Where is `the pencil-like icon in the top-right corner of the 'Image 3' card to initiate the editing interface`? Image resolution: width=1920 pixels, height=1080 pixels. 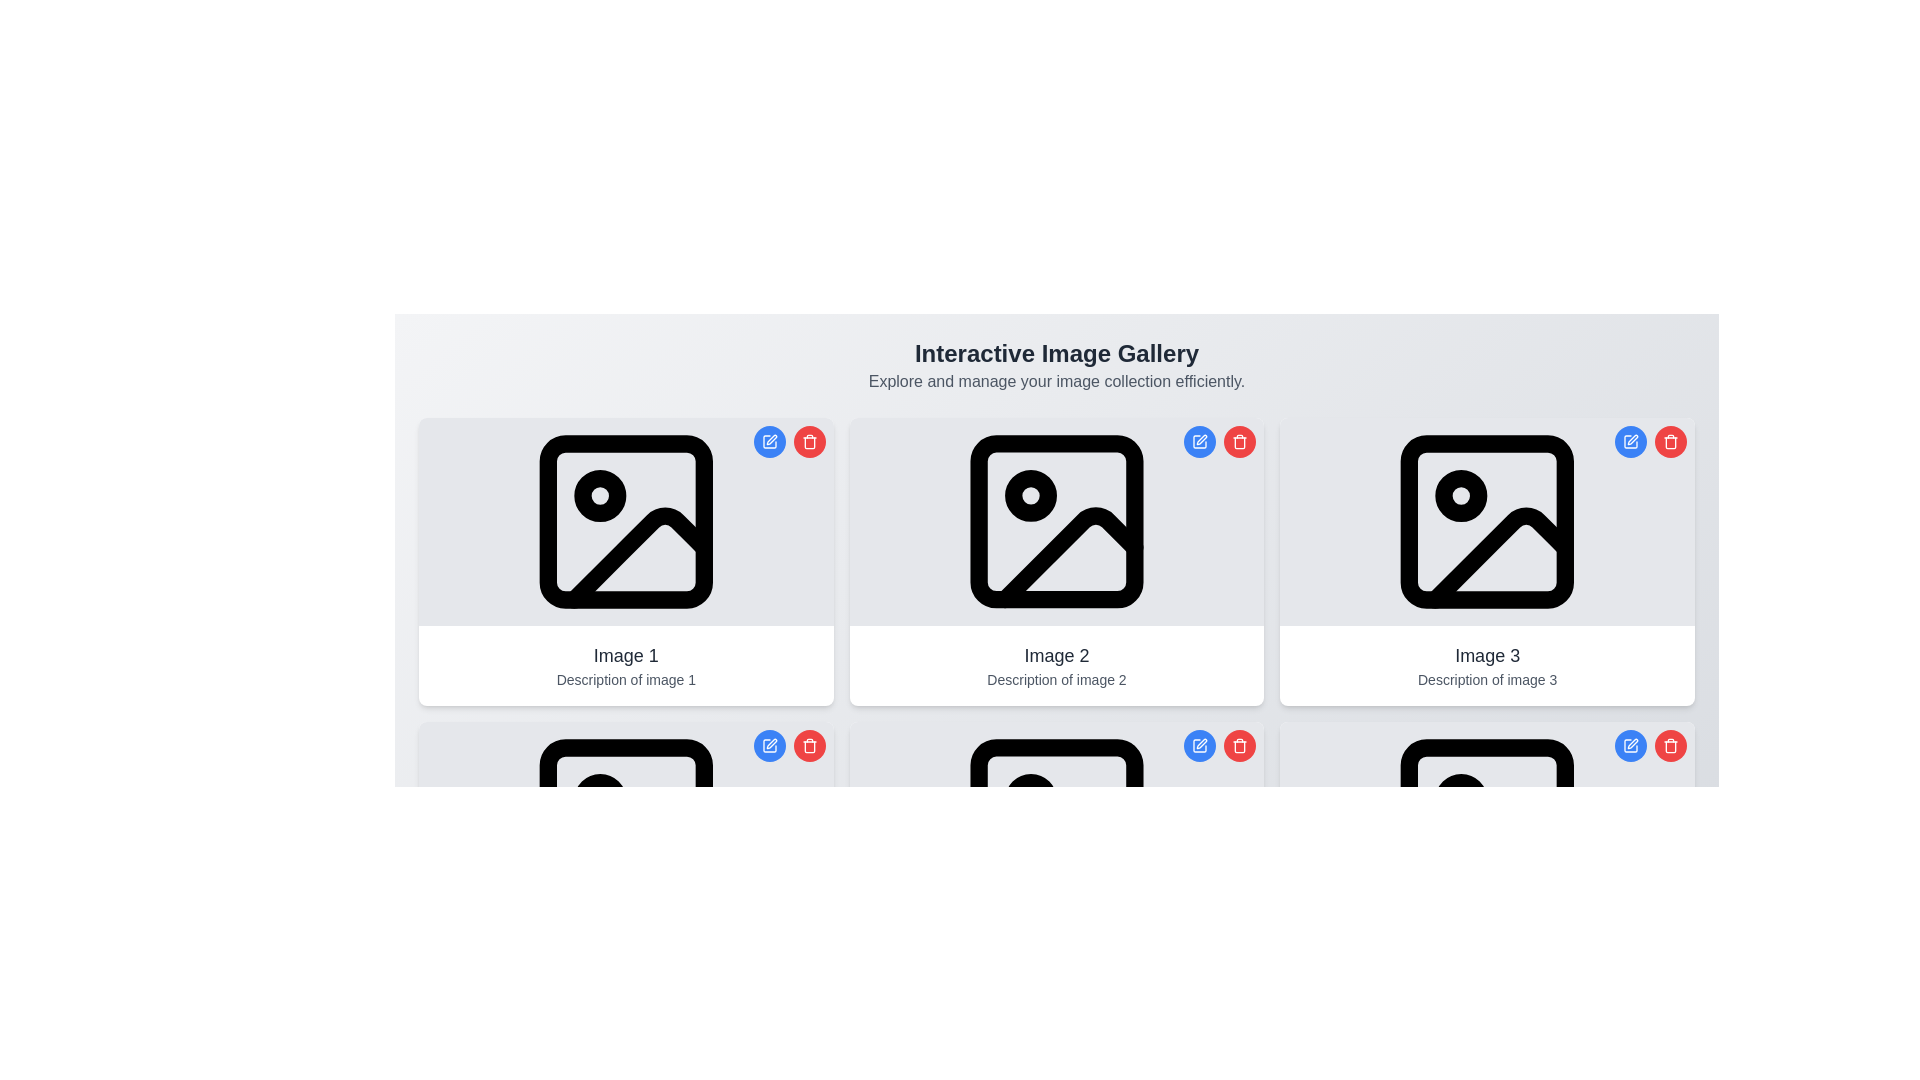
the pencil-like icon in the top-right corner of the 'Image 3' card to initiate the editing interface is located at coordinates (1632, 438).